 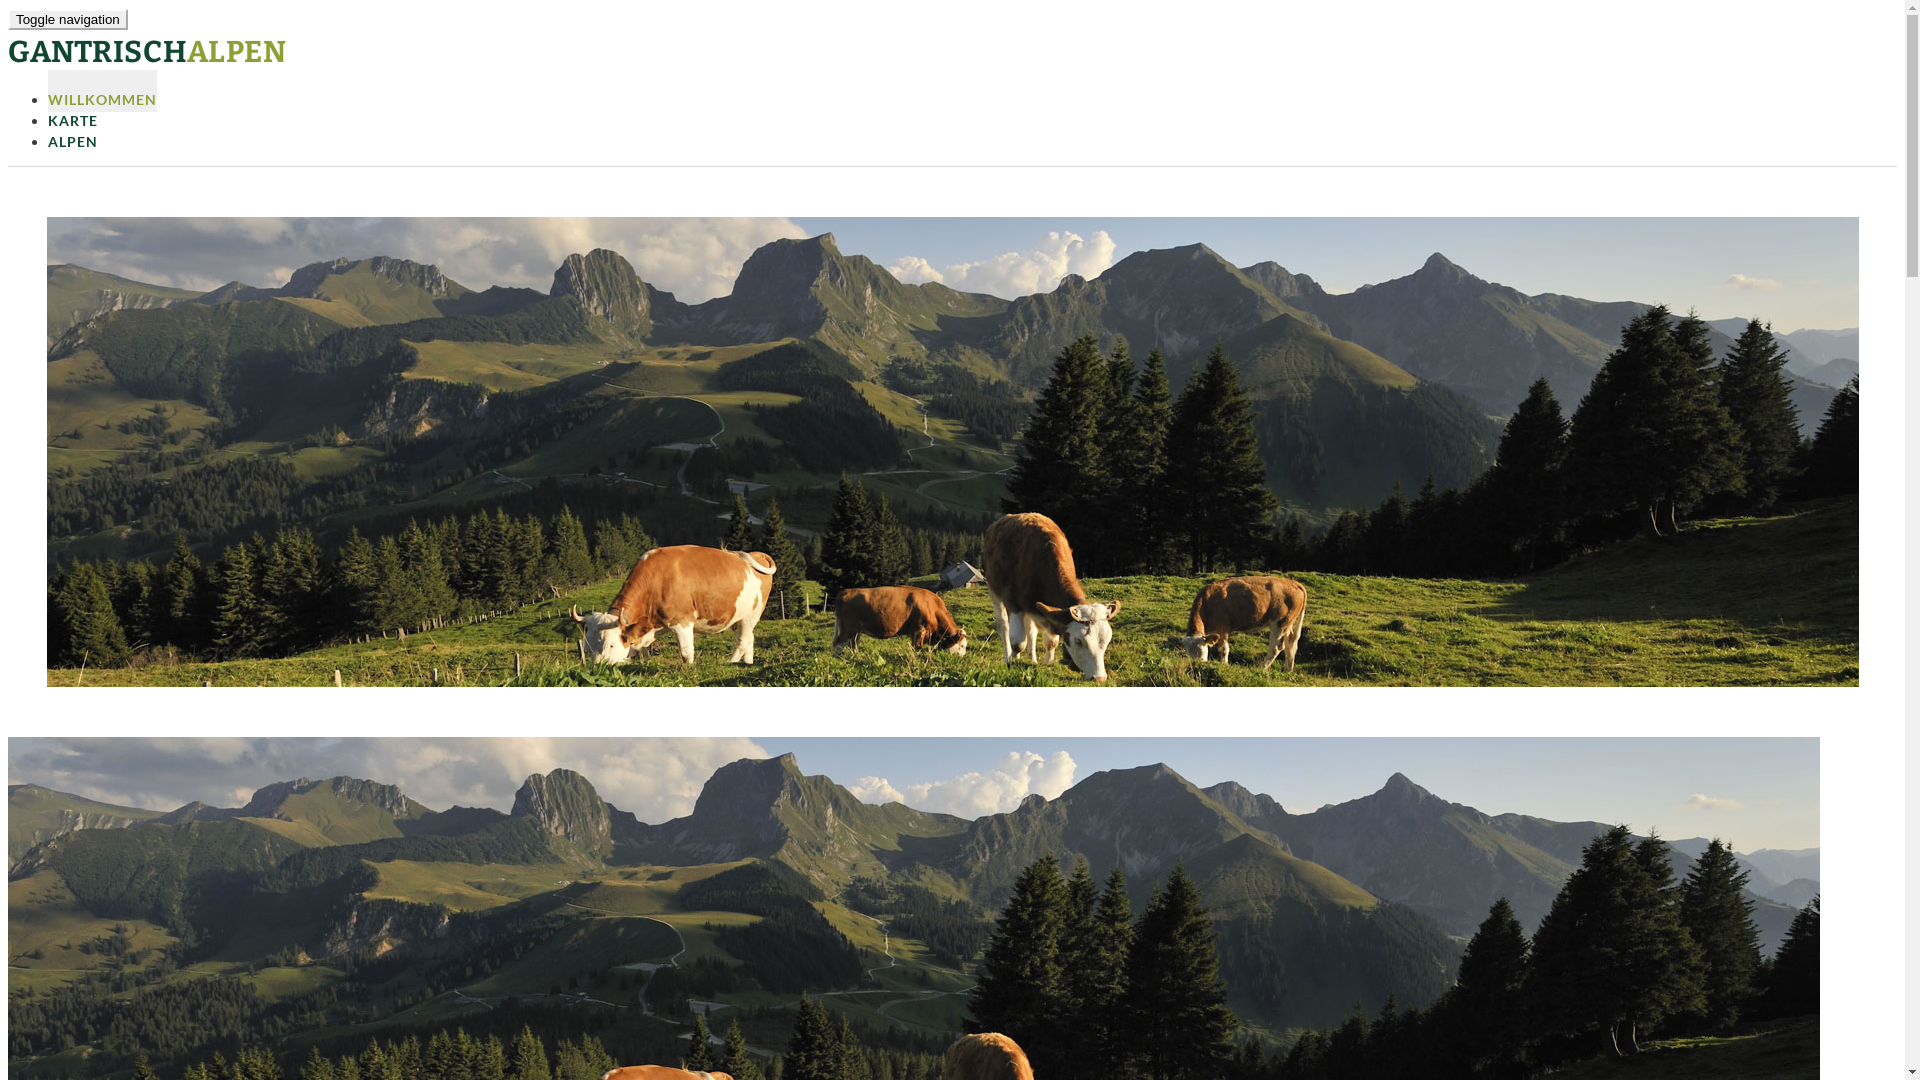 What do you see at coordinates (48, 111) in the screenshot?
I see `'KARTE'` at bounding box center [48, 111].